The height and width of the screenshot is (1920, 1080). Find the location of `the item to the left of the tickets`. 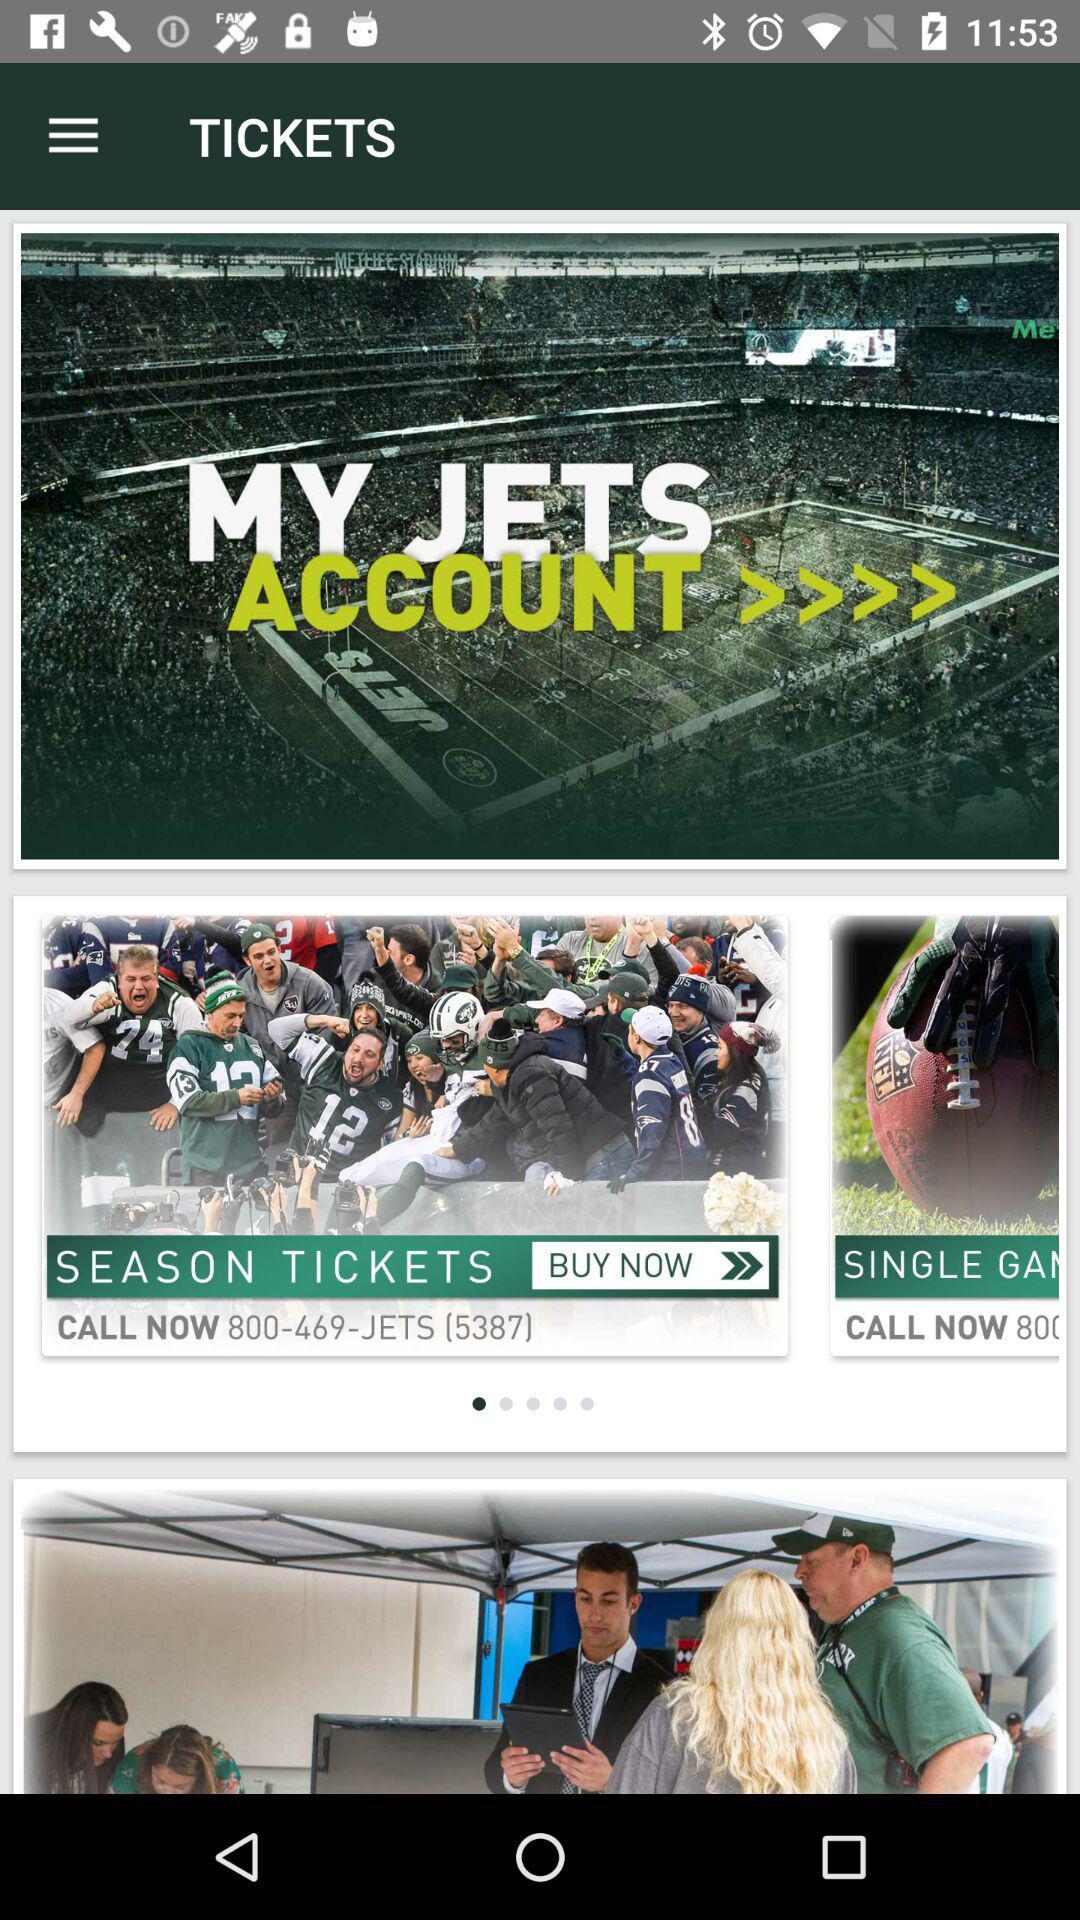

the item to the left of the tickets is located at coordinates (72, 135).